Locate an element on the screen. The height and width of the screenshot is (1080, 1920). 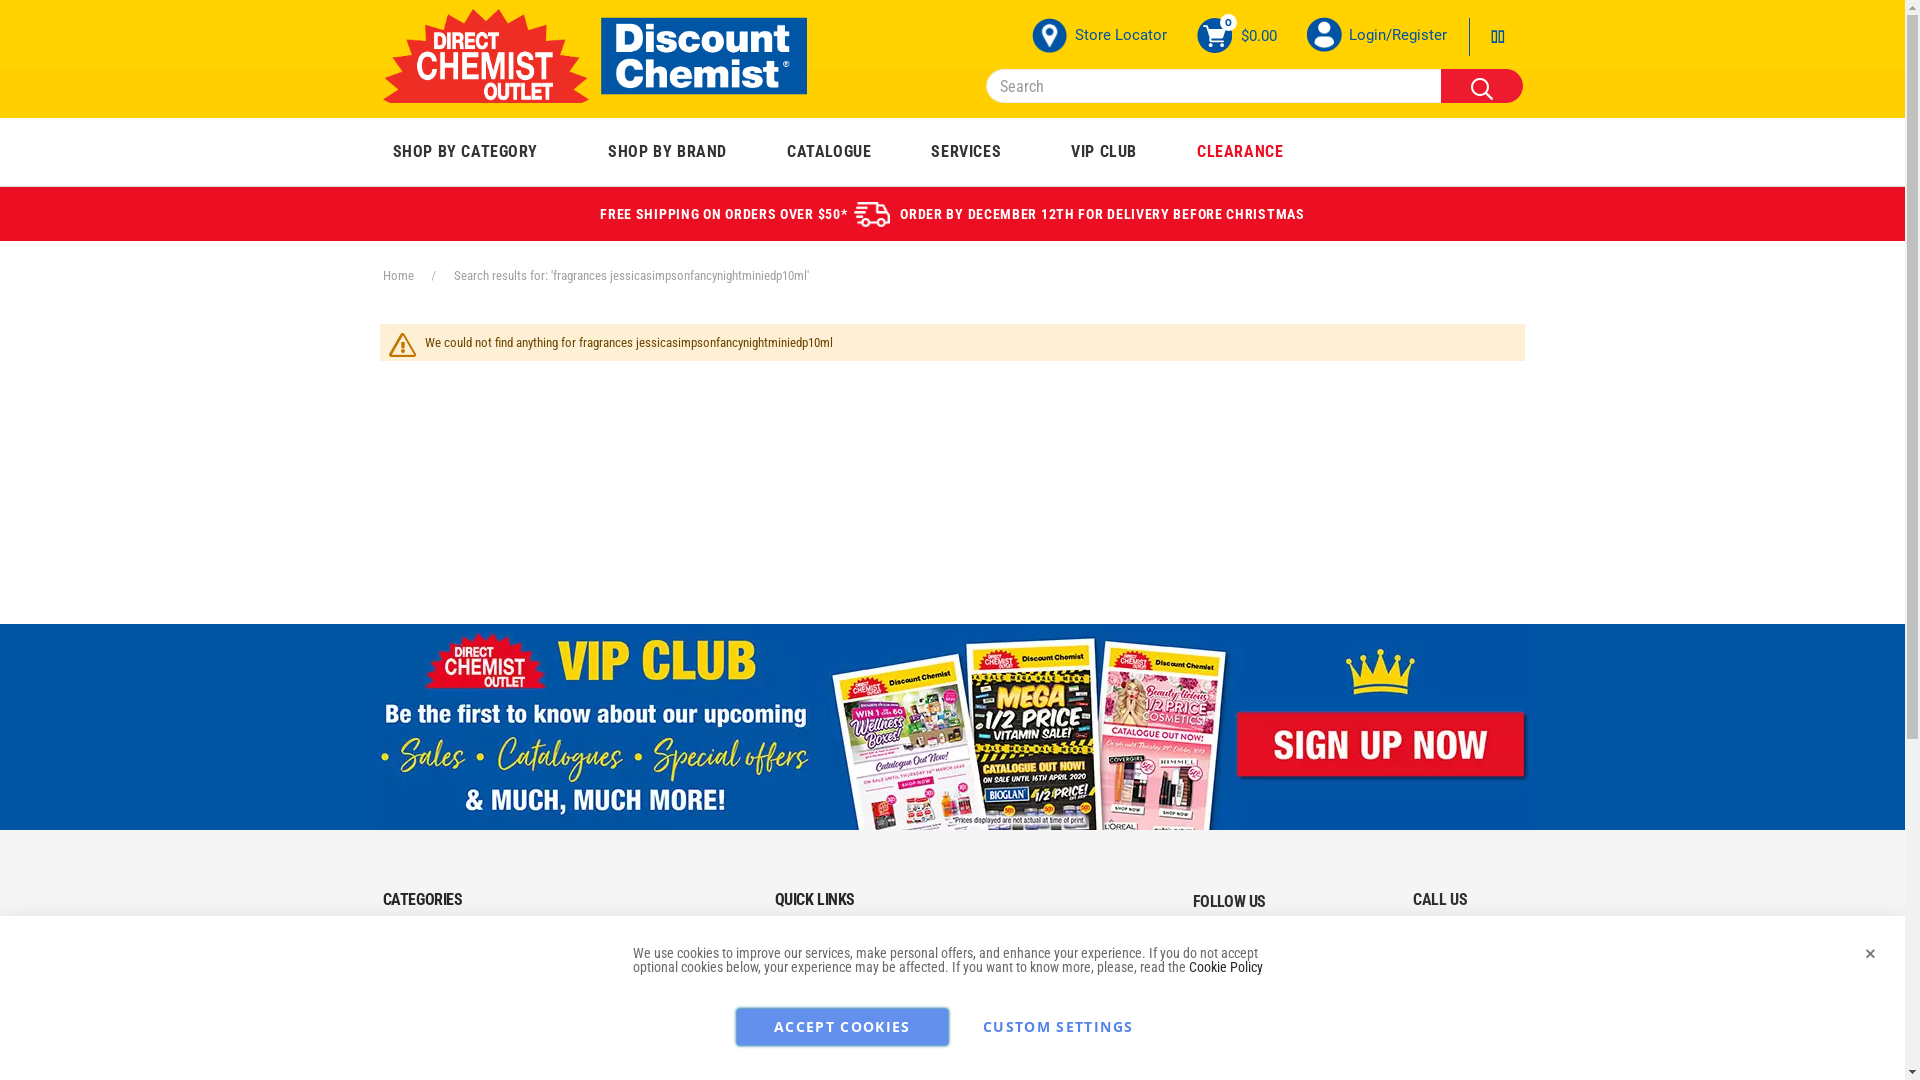
'Cookie Policy' is located at coordinates (1188, 966).